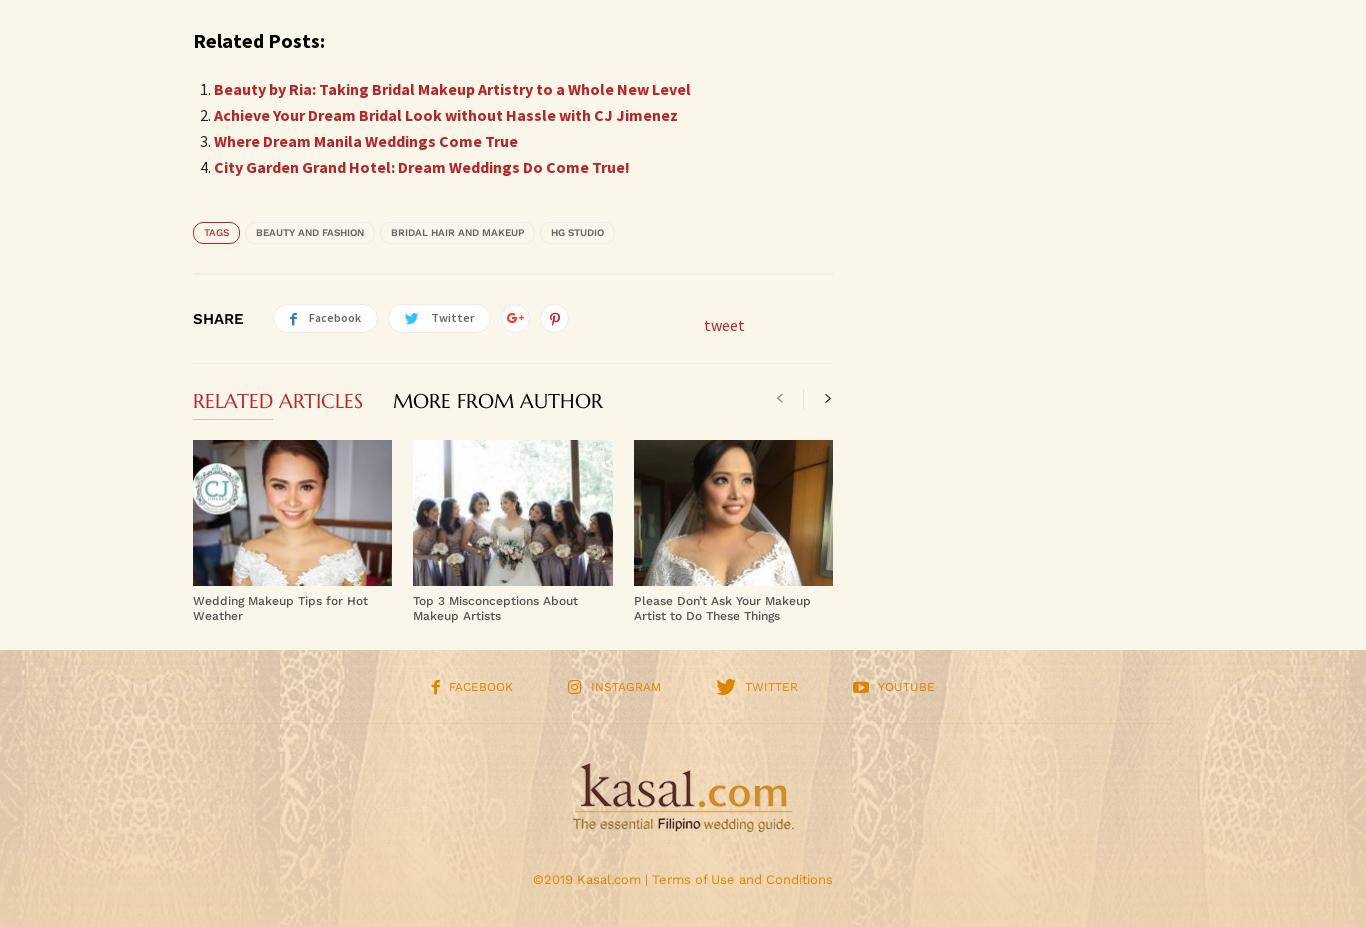  Describe the element at coordinates (277, 400) in the screenshot. I see `'RELATED ARTICLES'` at that location.